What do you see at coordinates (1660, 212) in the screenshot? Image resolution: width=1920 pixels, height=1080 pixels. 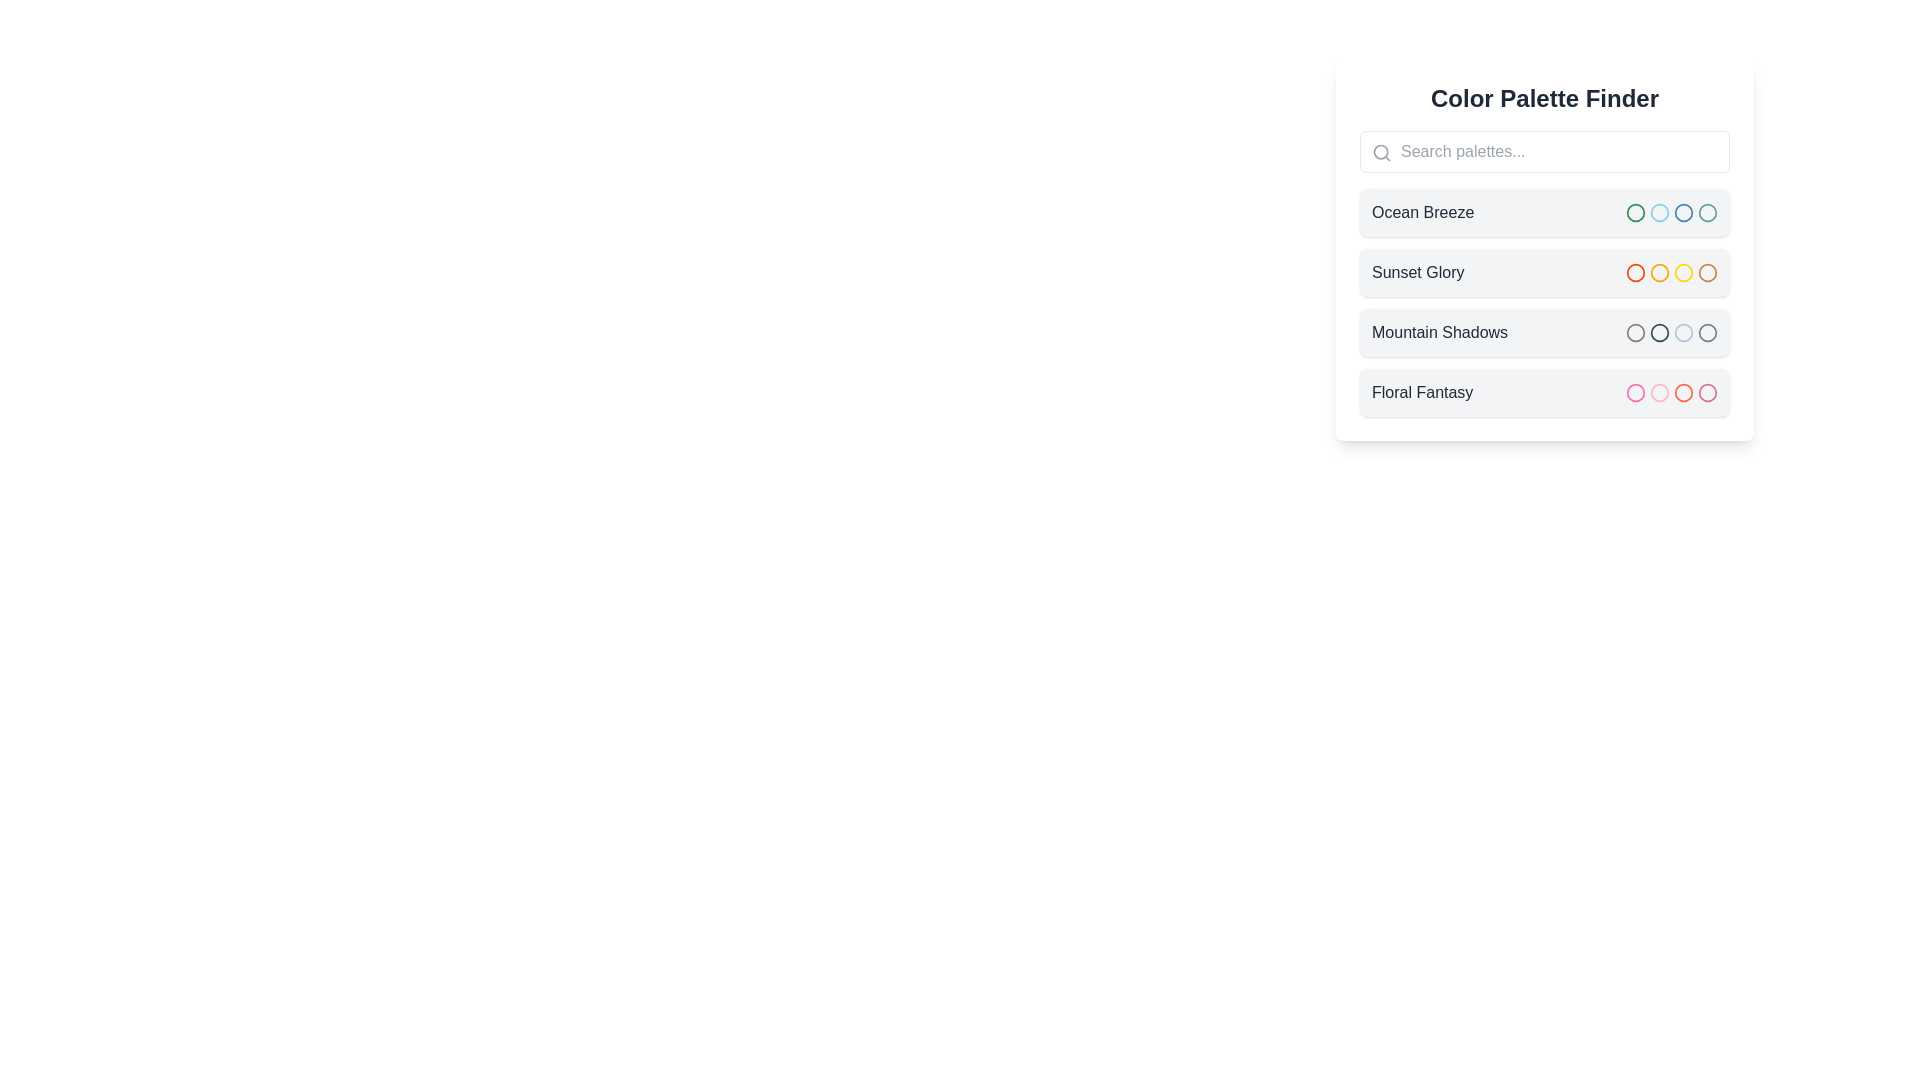 I see `the second circular icon styled in light blue color associated with the 'Ocean Breeze' palette, located between the green and dark blue circles` at bounding box center [1660, 212].